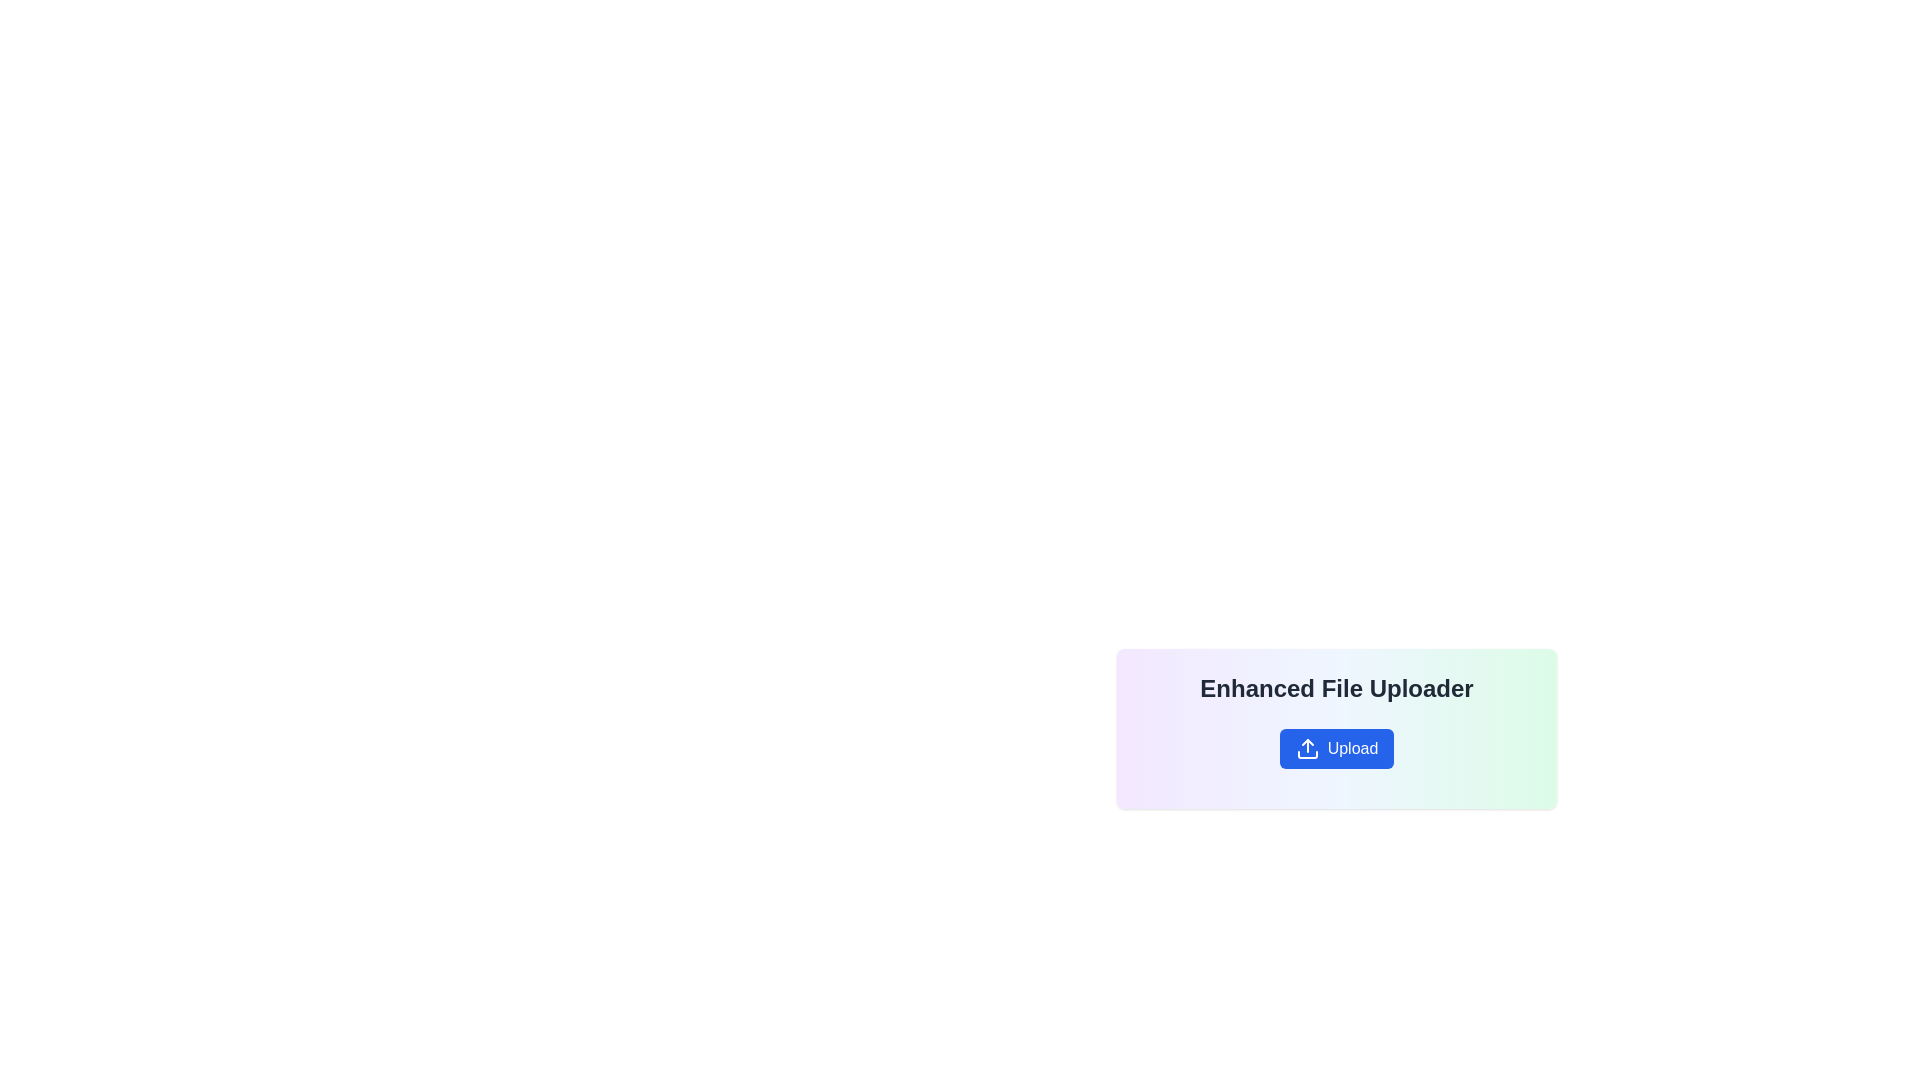  Describe the element at coordinates (1307, 748) in the screenshot. I see `SVG Icon representing the upload action, which is located within the blue rectangular button labeled 'Upload' near the bottom-center of the interface` at that location.